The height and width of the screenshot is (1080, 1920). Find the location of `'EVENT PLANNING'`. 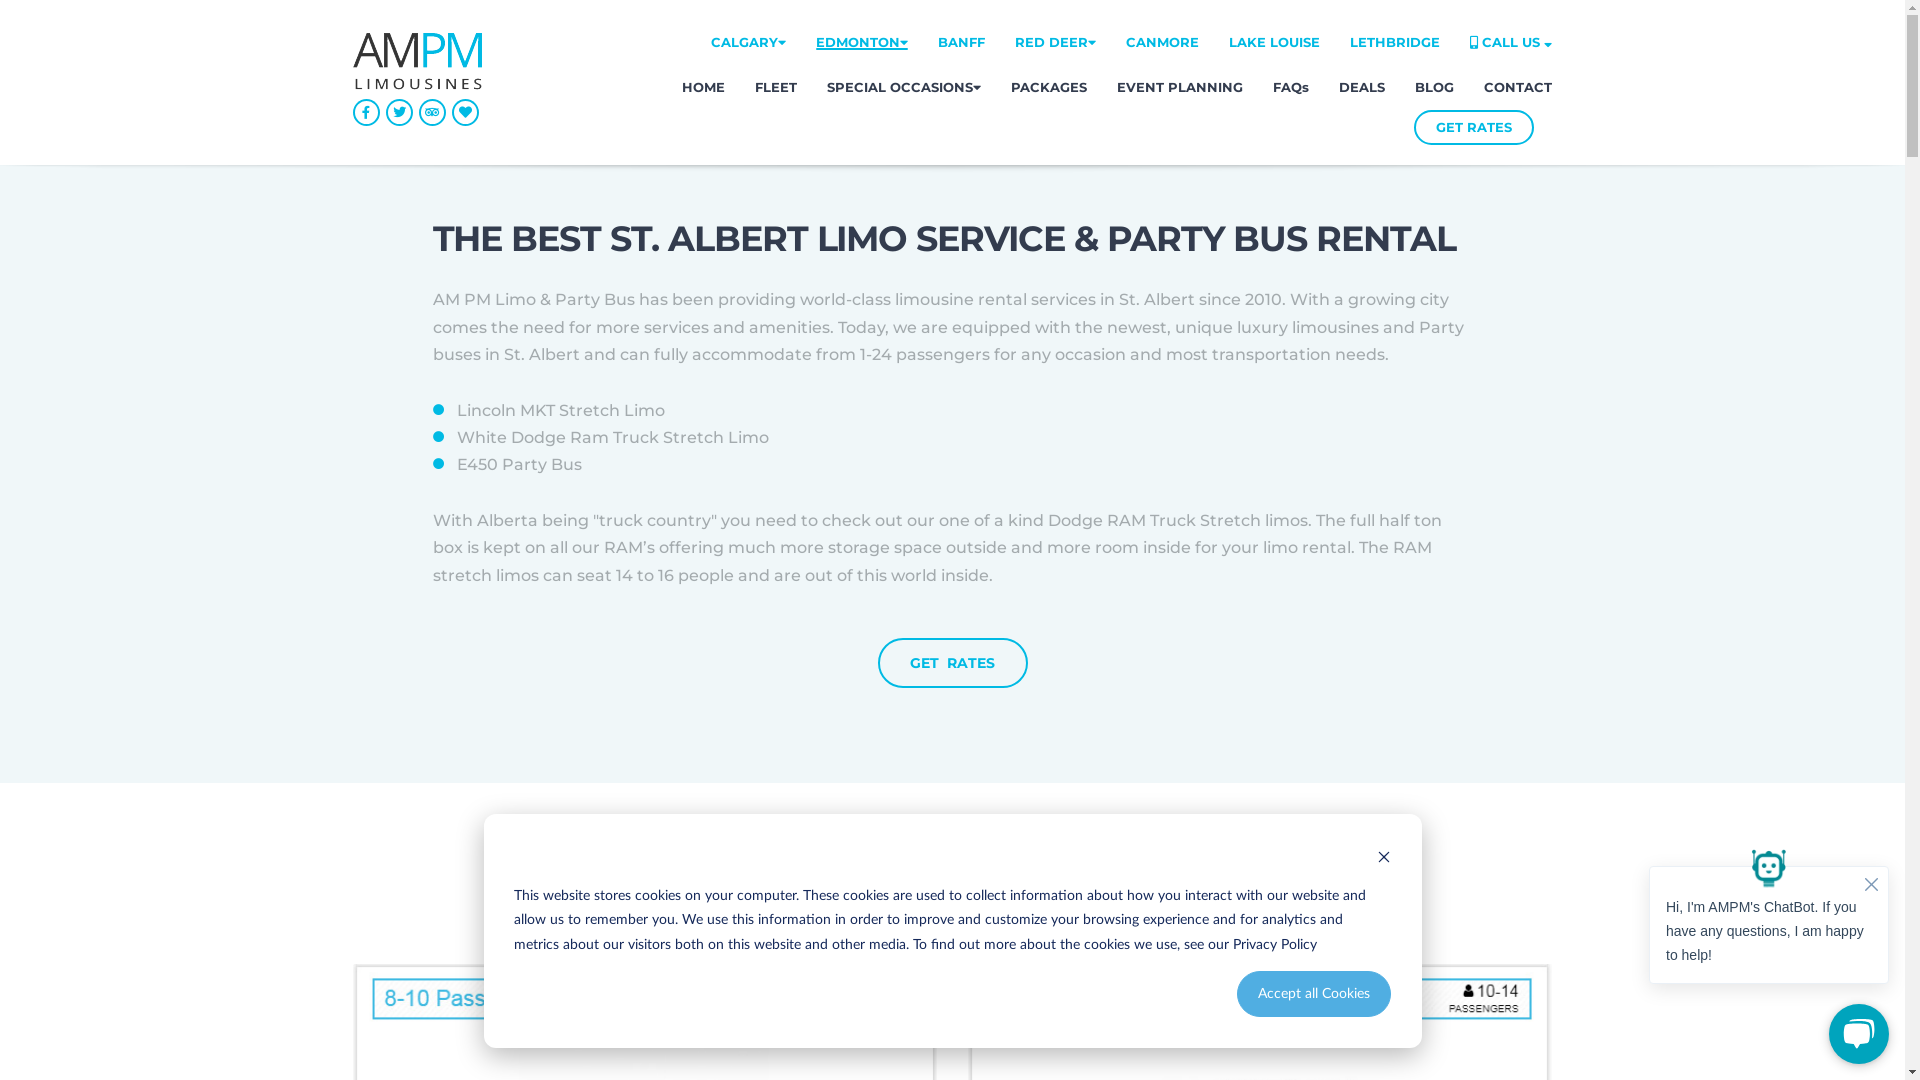

'EVENT PLANNING' is located at coordinates (1180, 86).